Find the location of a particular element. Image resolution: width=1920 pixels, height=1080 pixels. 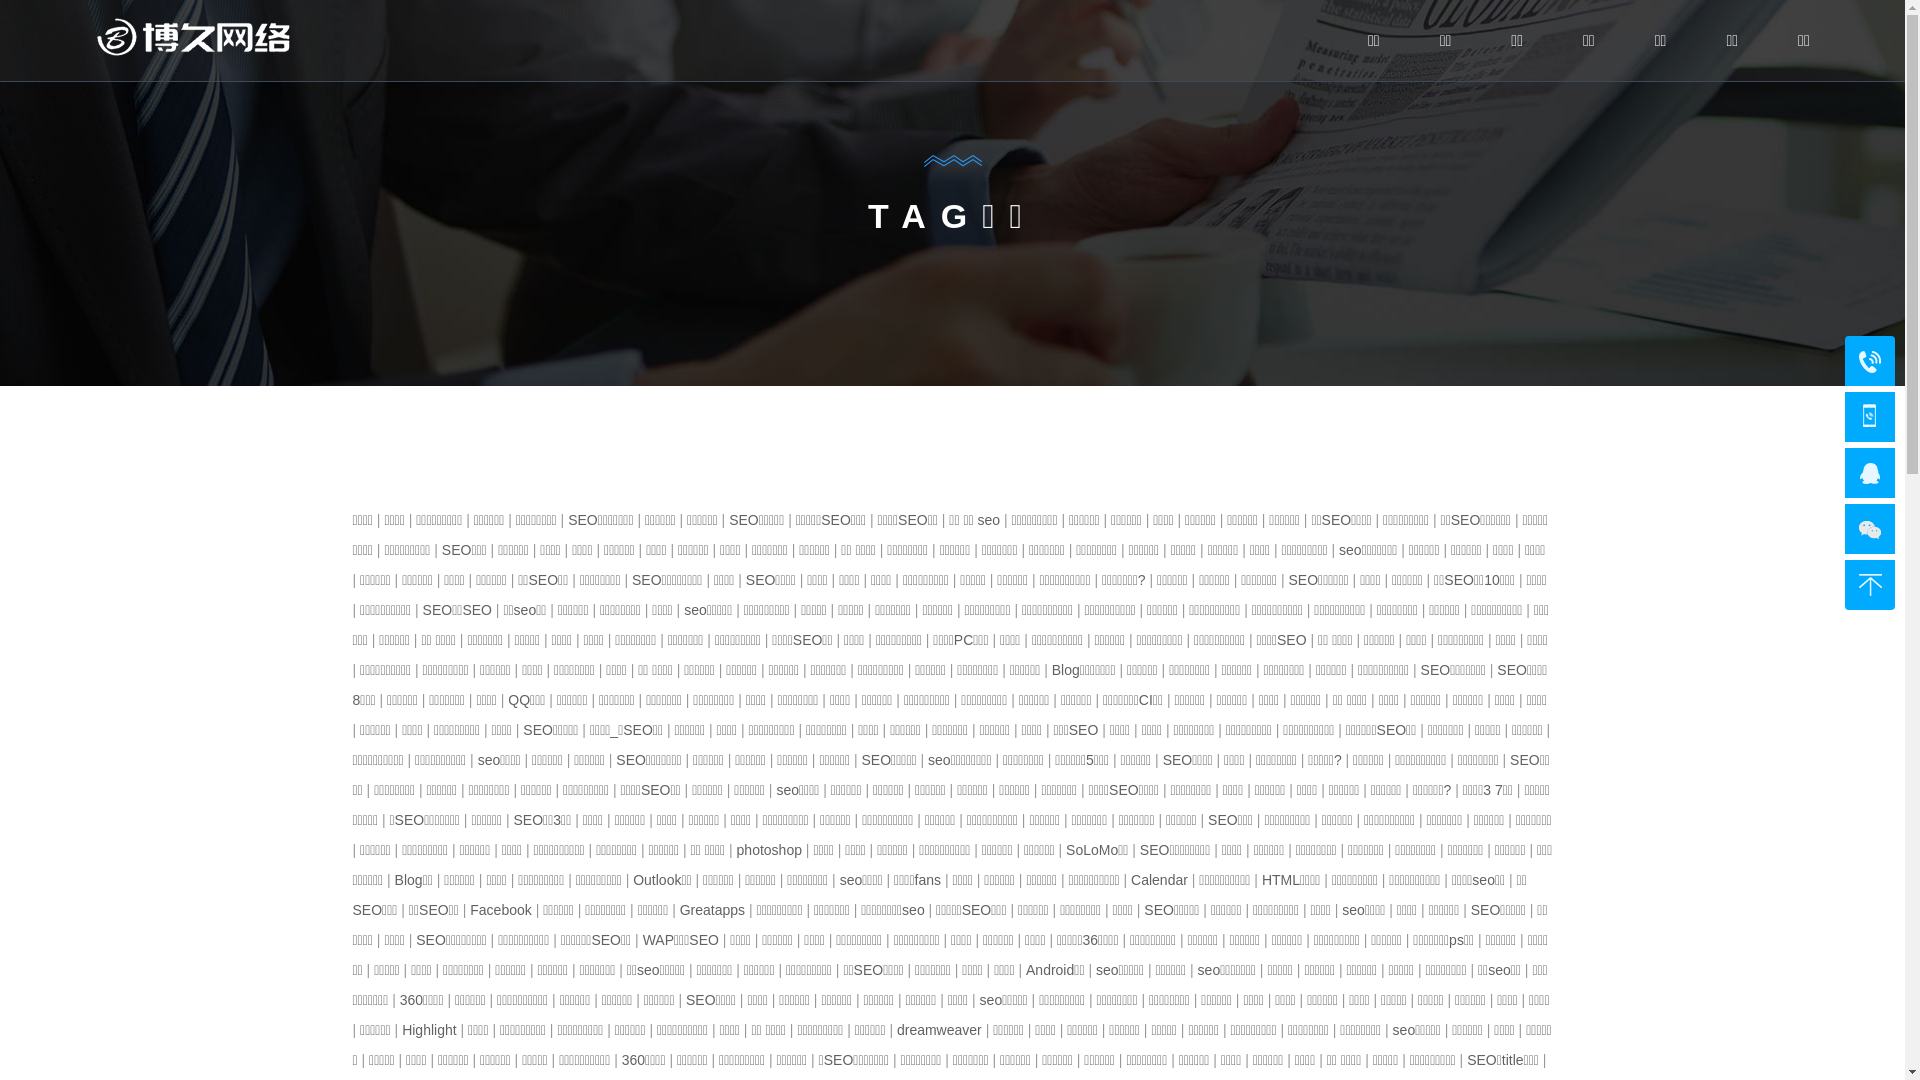

'photoshop' is located at coordinates (768, 849).